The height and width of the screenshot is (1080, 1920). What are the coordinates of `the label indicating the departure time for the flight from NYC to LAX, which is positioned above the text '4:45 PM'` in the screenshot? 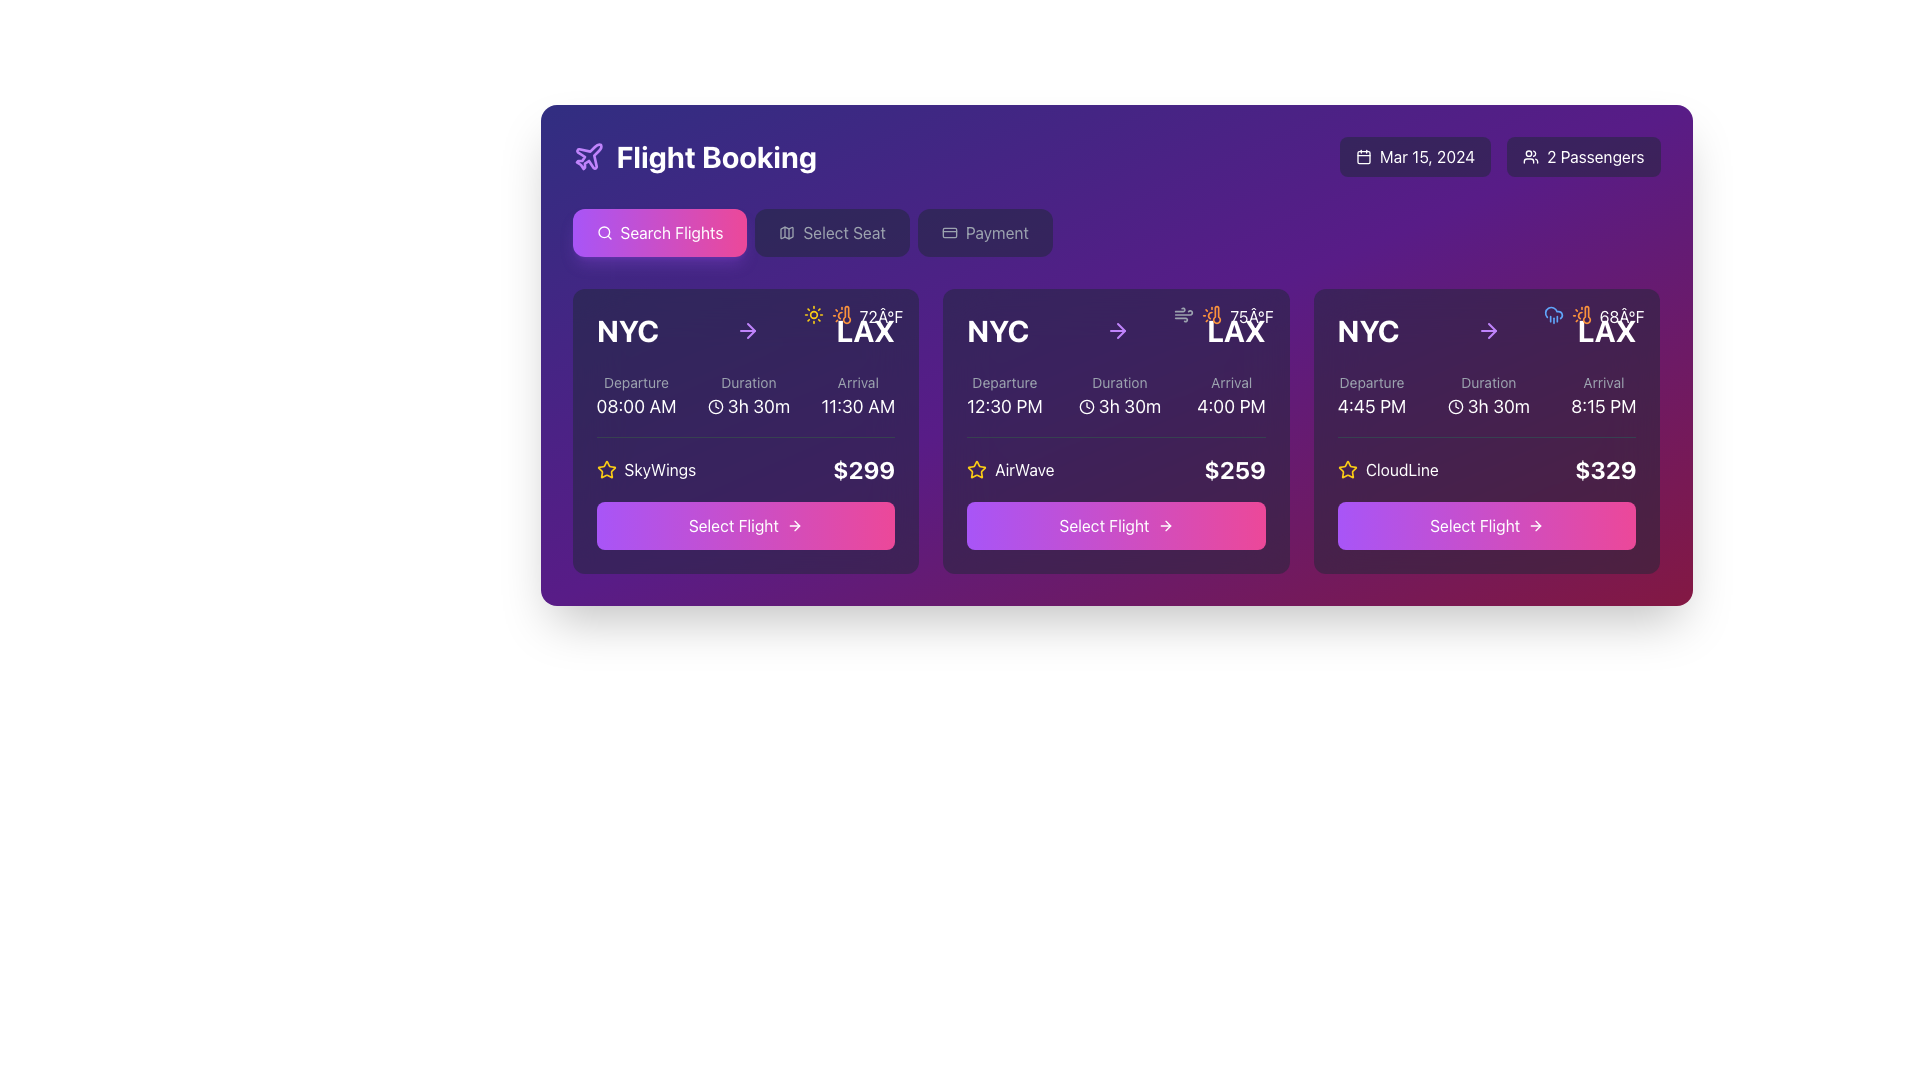 It's located at (1371, 382).